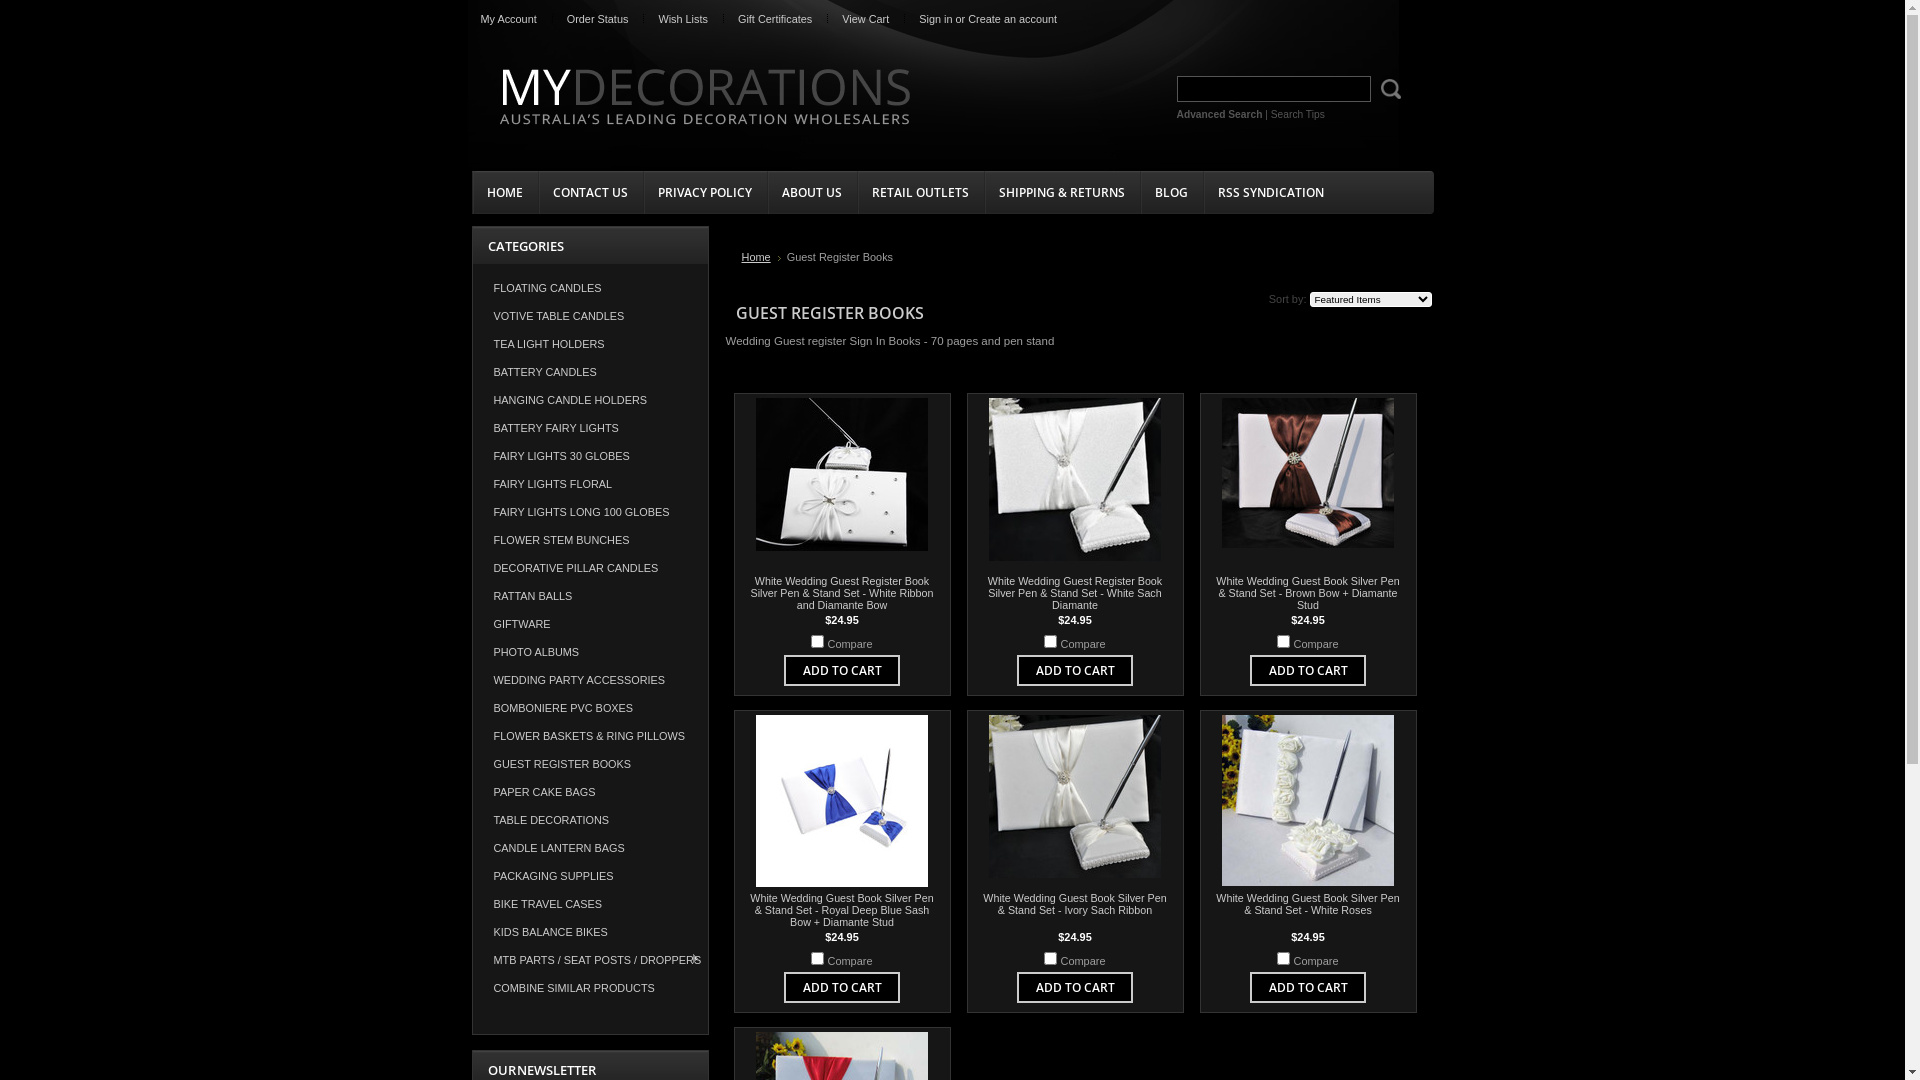  What do you see at coordinates (773, 19) in the screenshot?
I see `'Gift Certificates'` at bounding box center [773, 19].